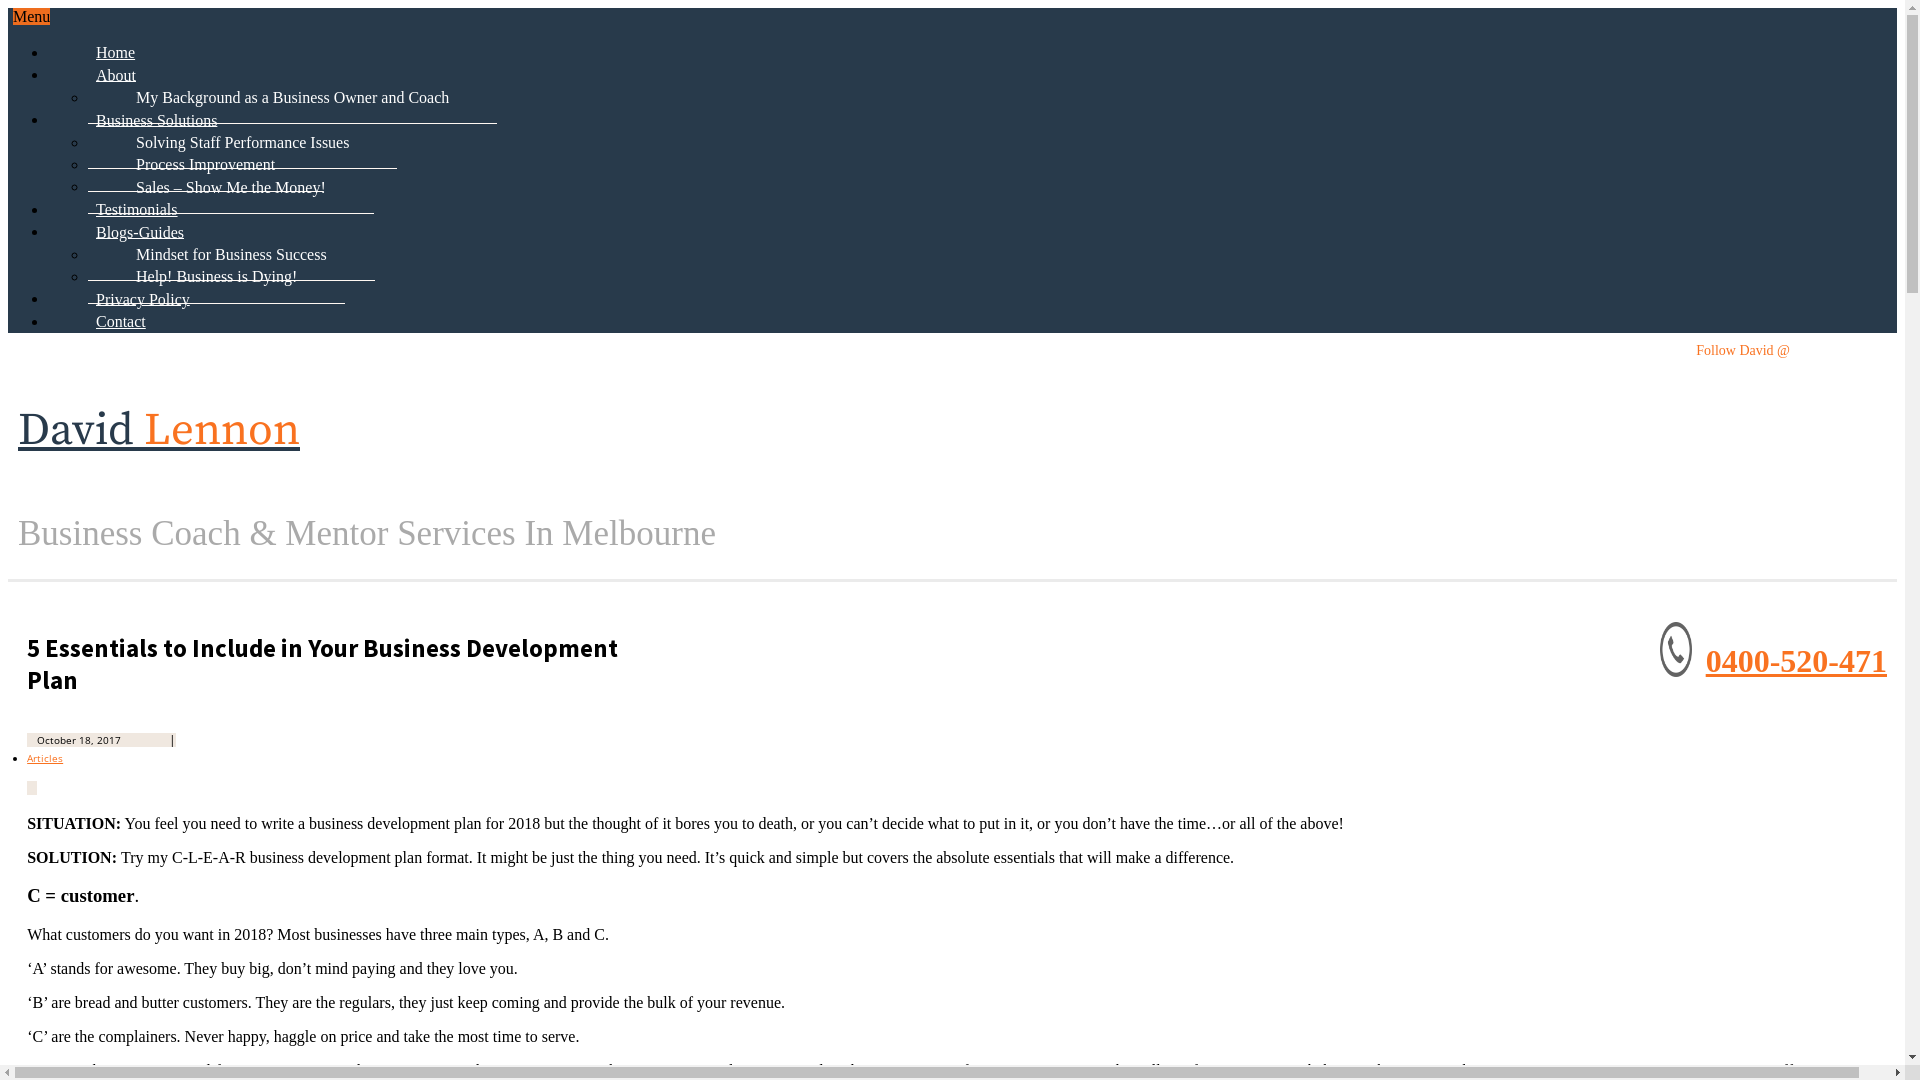  Describe the element at coordinates (114, 50) in the screenshot. I see `'Home'` at that location.